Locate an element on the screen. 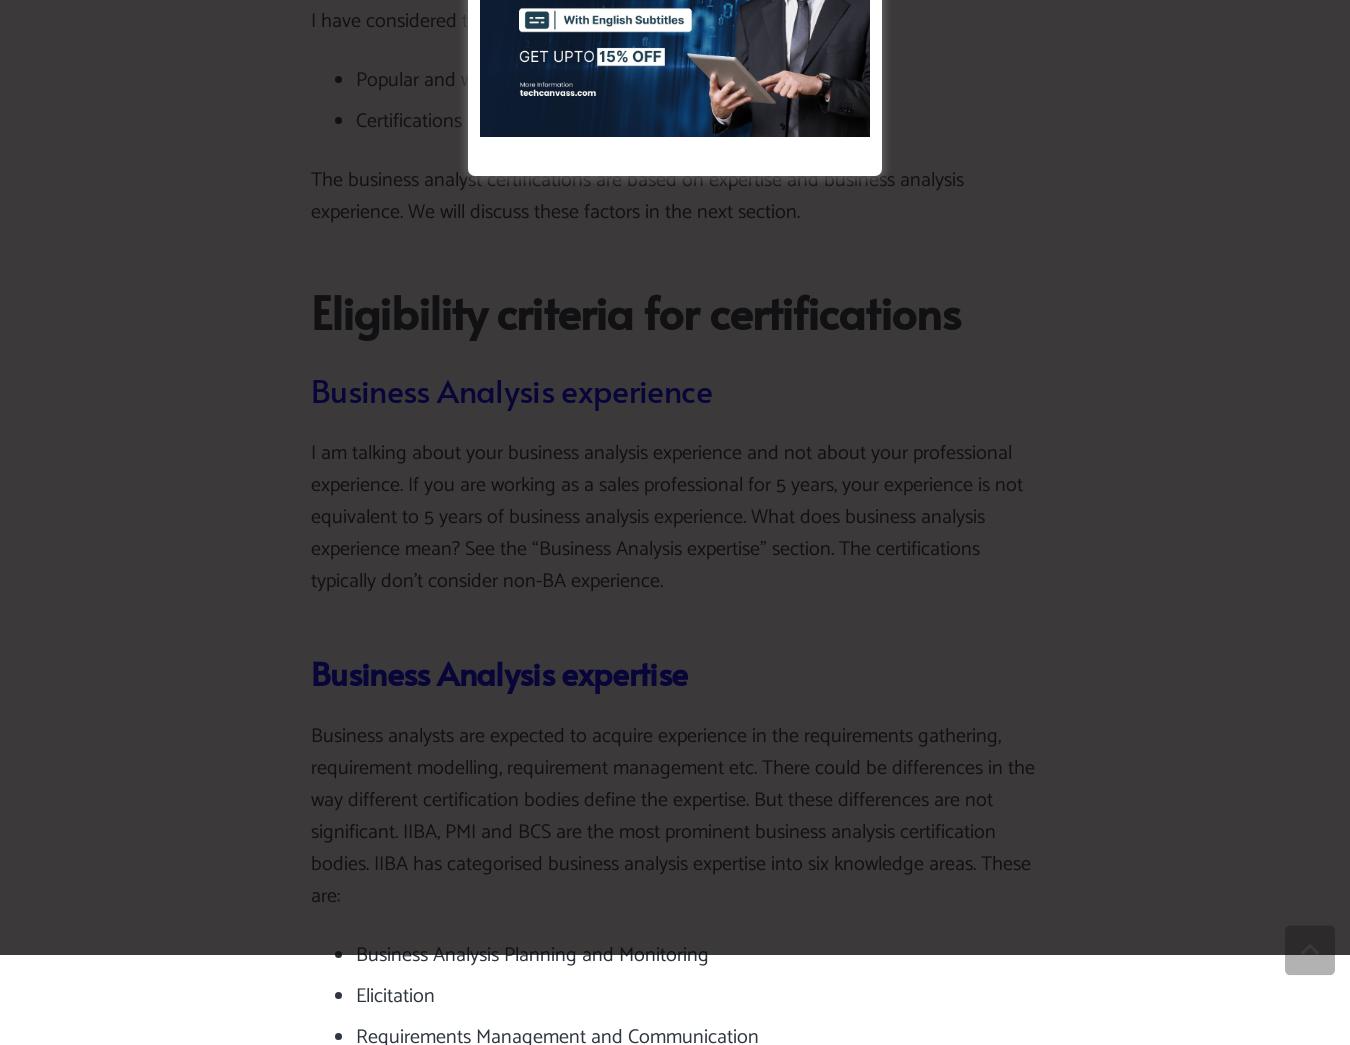  'I am talking about your business analysis experience and not about your professional experience. If you are working as a sales professional for 5 years, your experience is not equivalent to 5 years of business analysis experience. What does business analysis experience mean? See the “Business Analysis expertise” section. The certifications typically don’t consider non-BA experience.' is located at coordinates (667, 515).